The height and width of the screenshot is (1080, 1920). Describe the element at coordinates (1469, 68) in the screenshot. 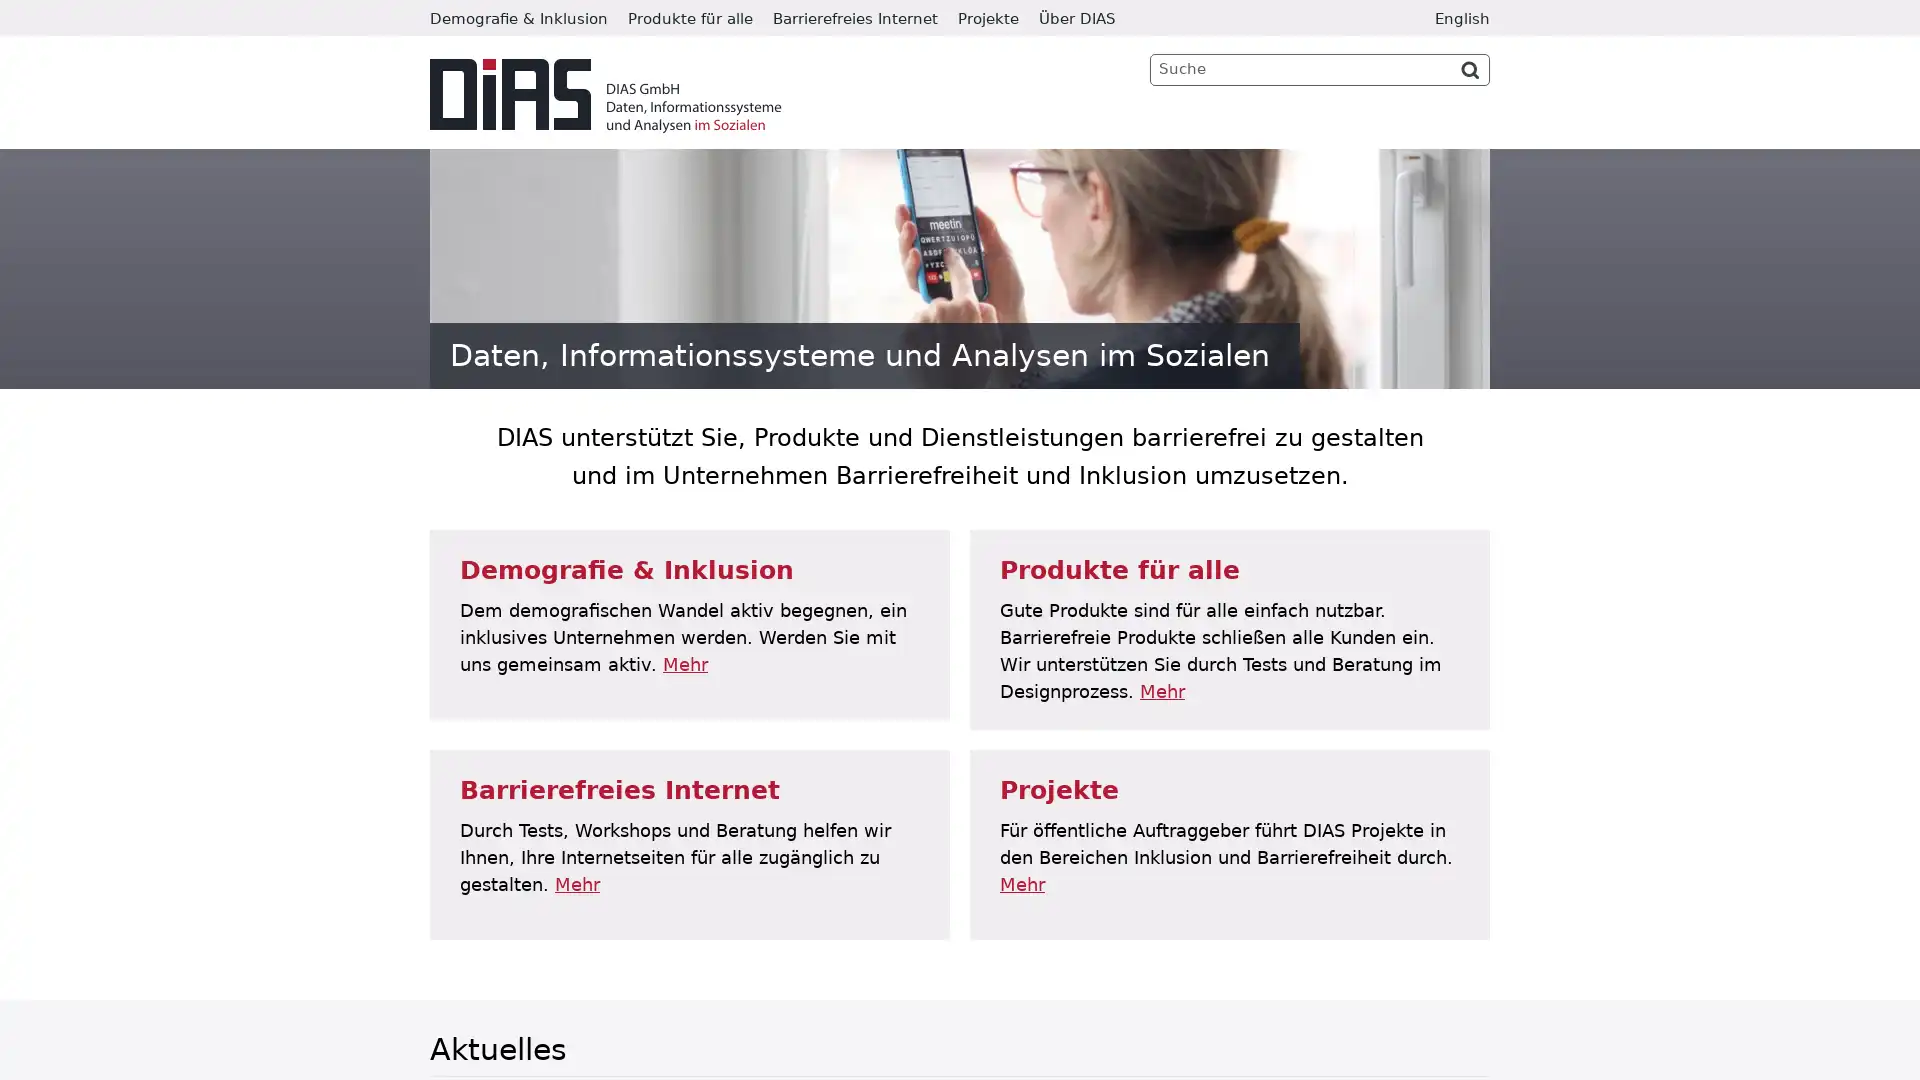

I see `Suche starten` at that location.